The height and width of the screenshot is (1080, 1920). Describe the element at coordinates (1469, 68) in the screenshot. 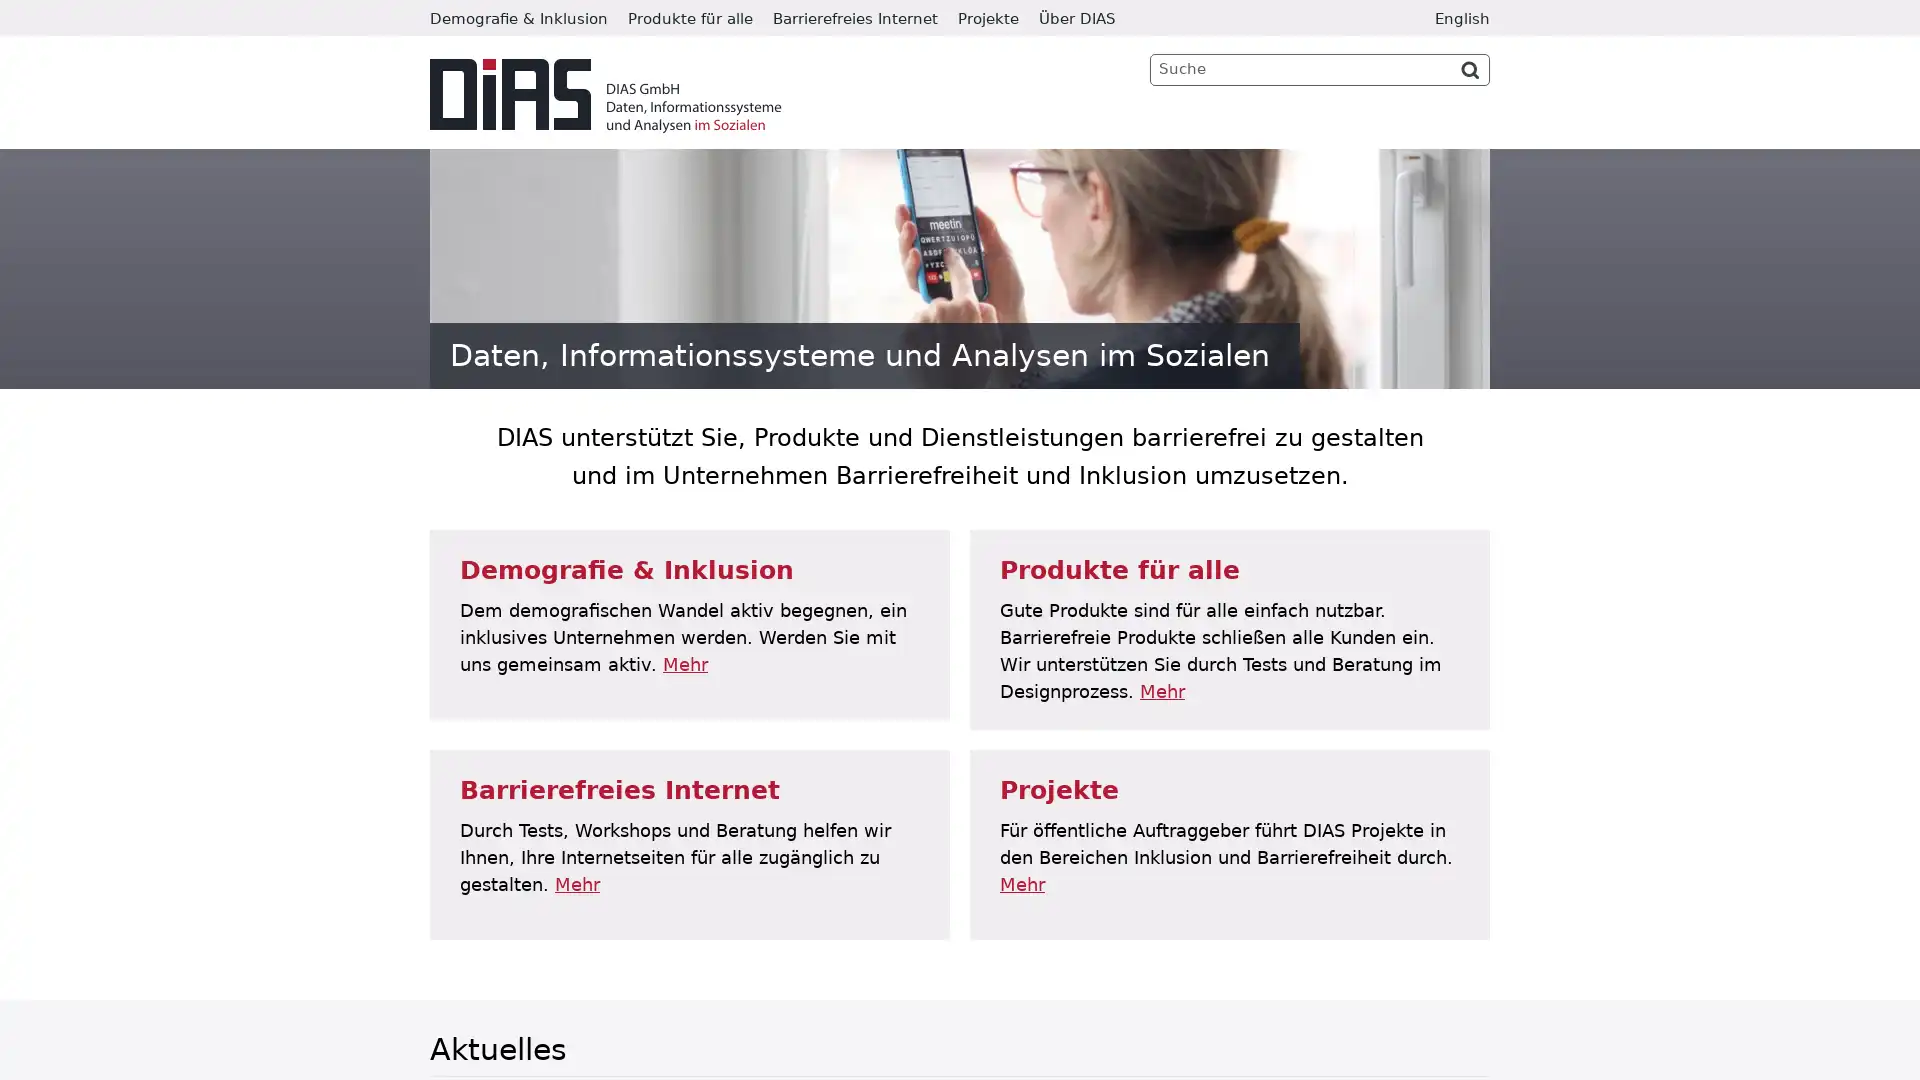

I see `Suche starten` at that location.